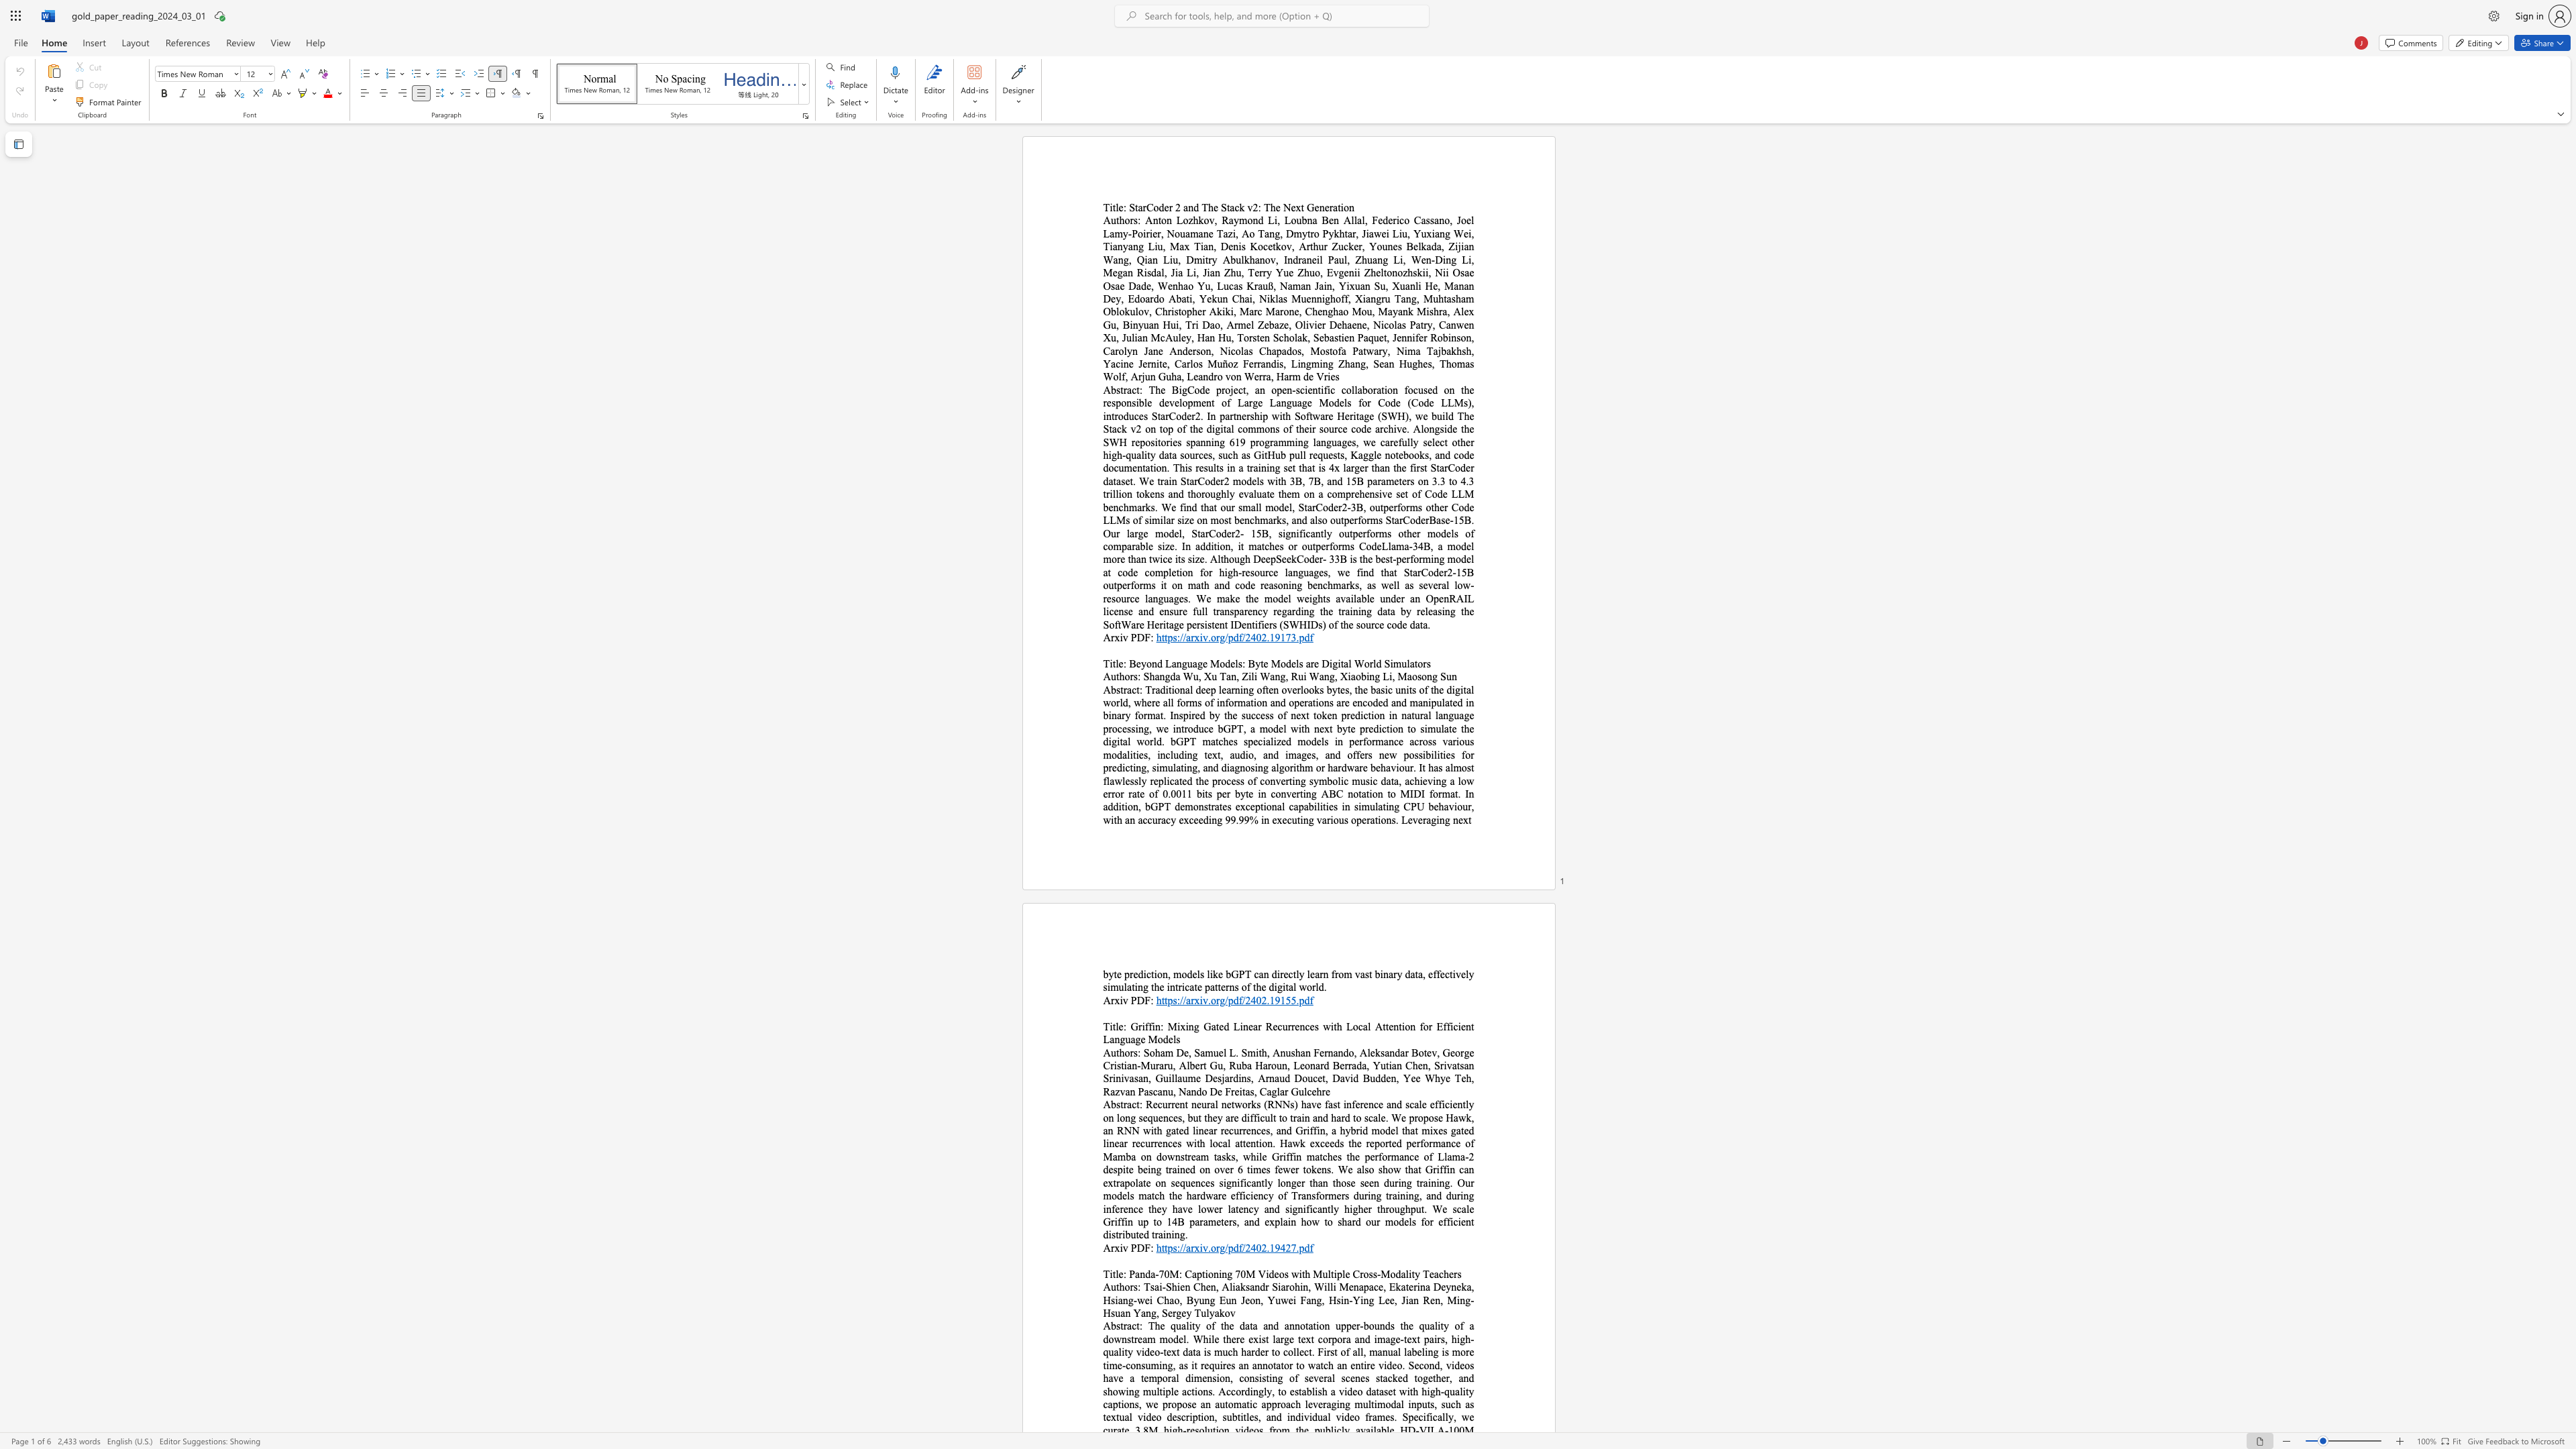 This screenshot has width=2576, height=1449. What do you see at coordinates (1127, 1325) in the screenshot?
I see `the subset text "act:" within the text "Abstract:"` at bounding box center [1127, 1325].